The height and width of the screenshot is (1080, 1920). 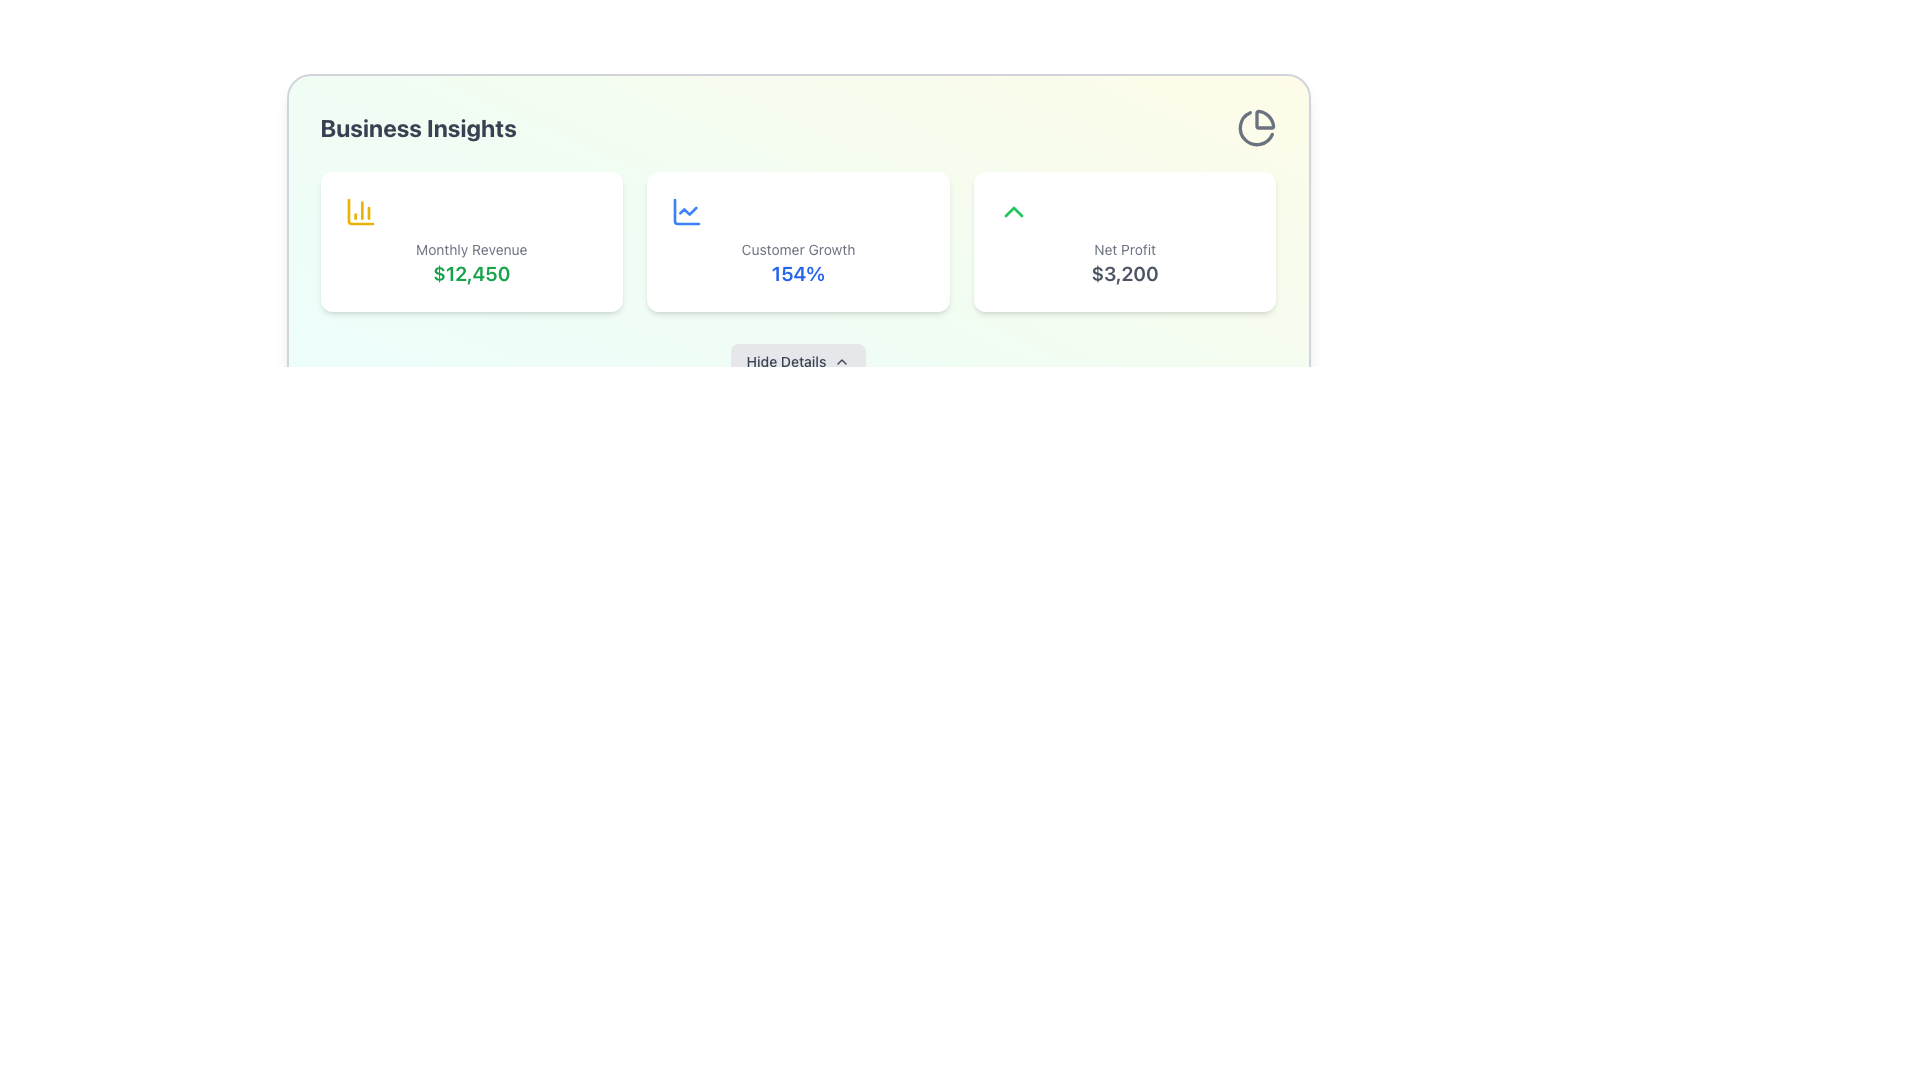 What do you see at coordinates (360, 212) in the screenshot?
I see `the icon representing 'Monthly Revenue' located at the top of the 'Monthly Revenue' card, positioned on the leftmost side of the group of informational cards` at bounding box center [360, 212].